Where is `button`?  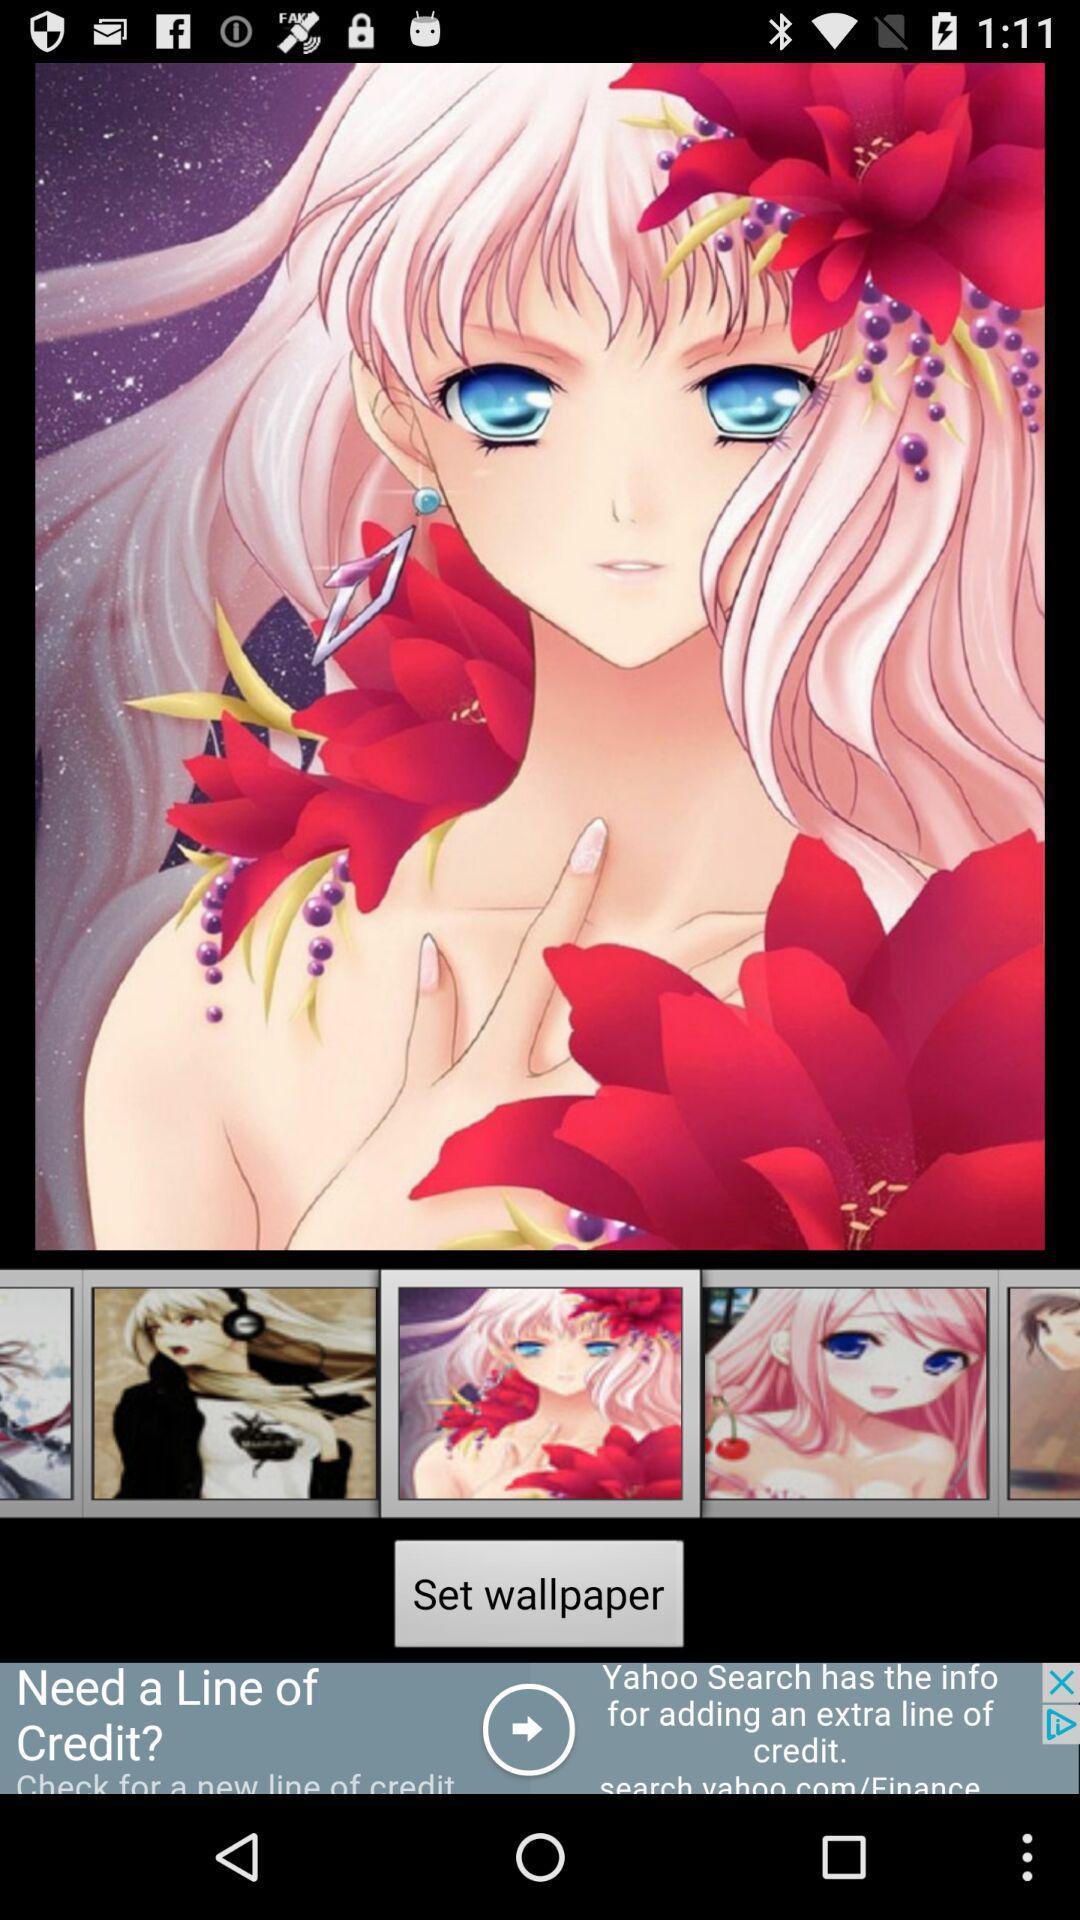
button is located at coordinates (540, 1727).